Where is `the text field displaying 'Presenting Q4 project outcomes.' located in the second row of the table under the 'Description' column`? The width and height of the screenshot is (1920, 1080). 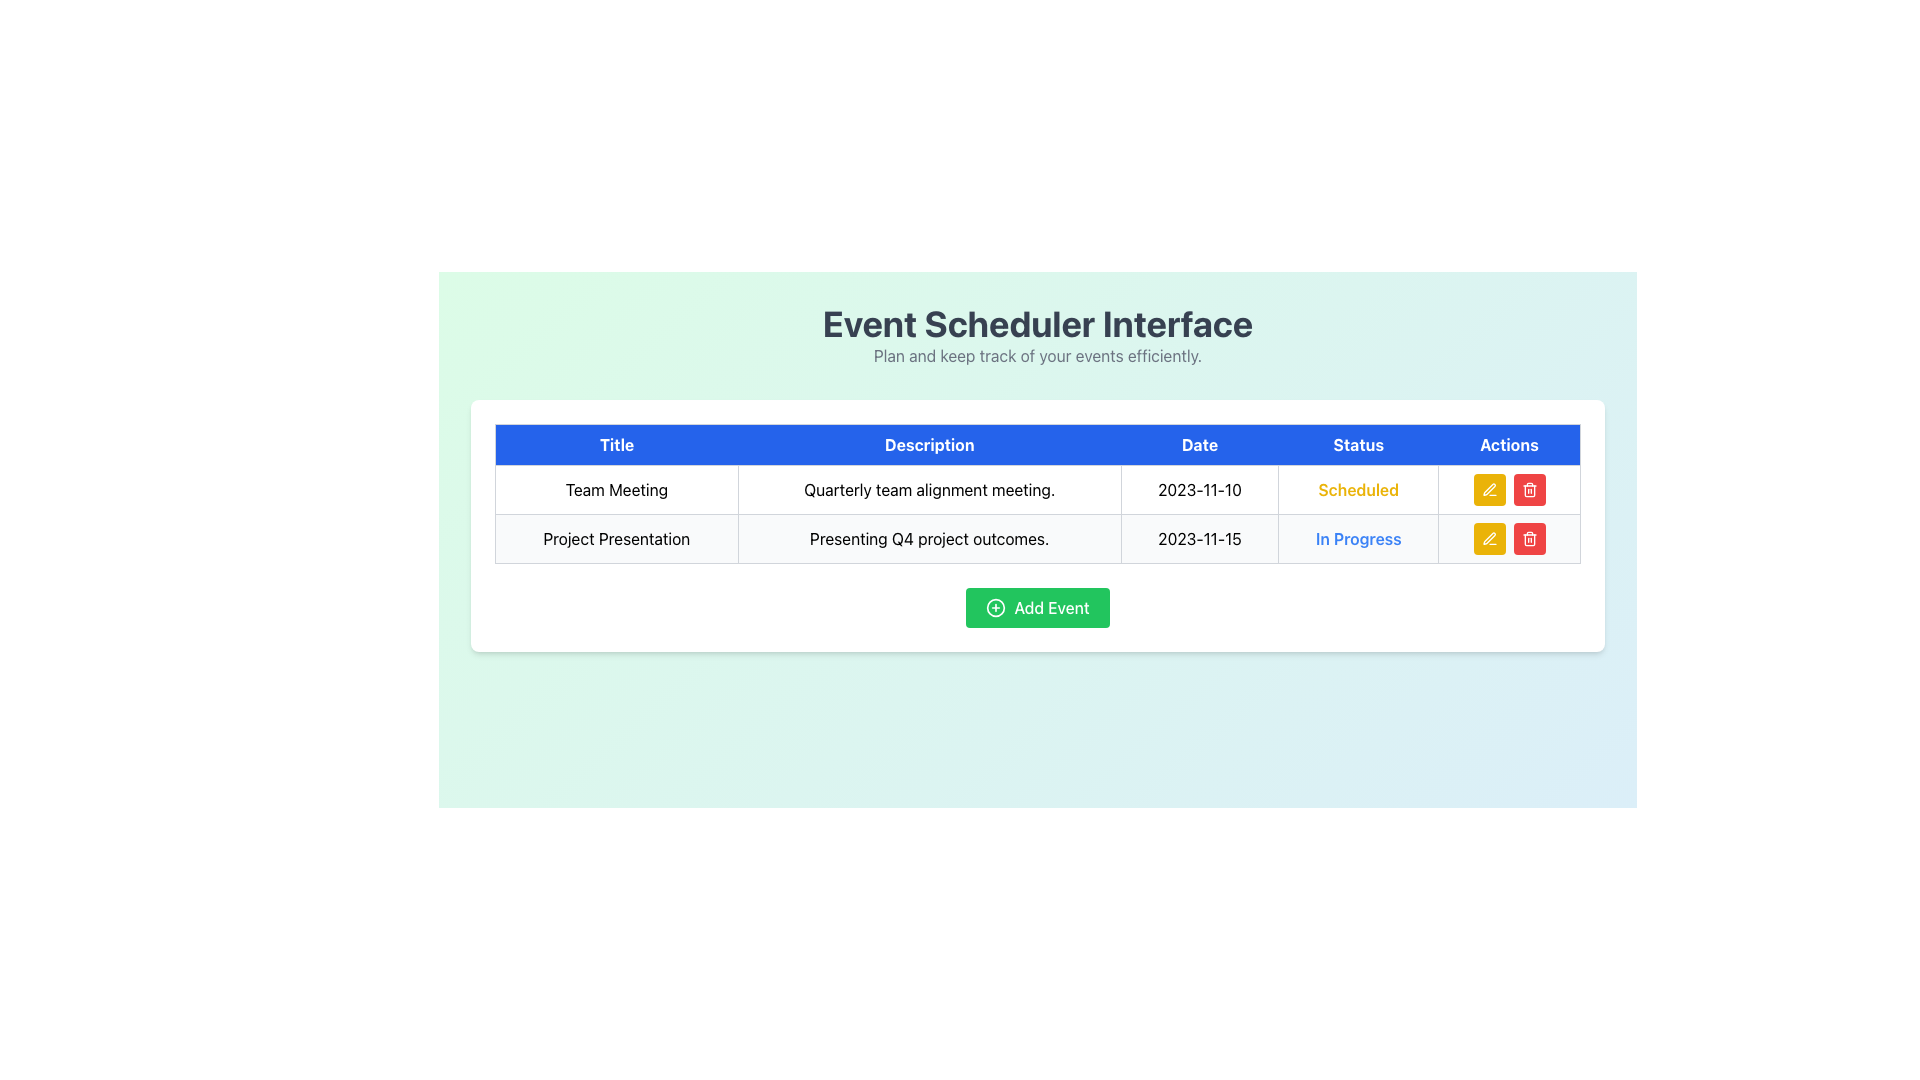 the text field displaying 'Presenting Q4 project outcomes.' located in the second row of the table under the 'Description' column is located at coordinates (928, 538).